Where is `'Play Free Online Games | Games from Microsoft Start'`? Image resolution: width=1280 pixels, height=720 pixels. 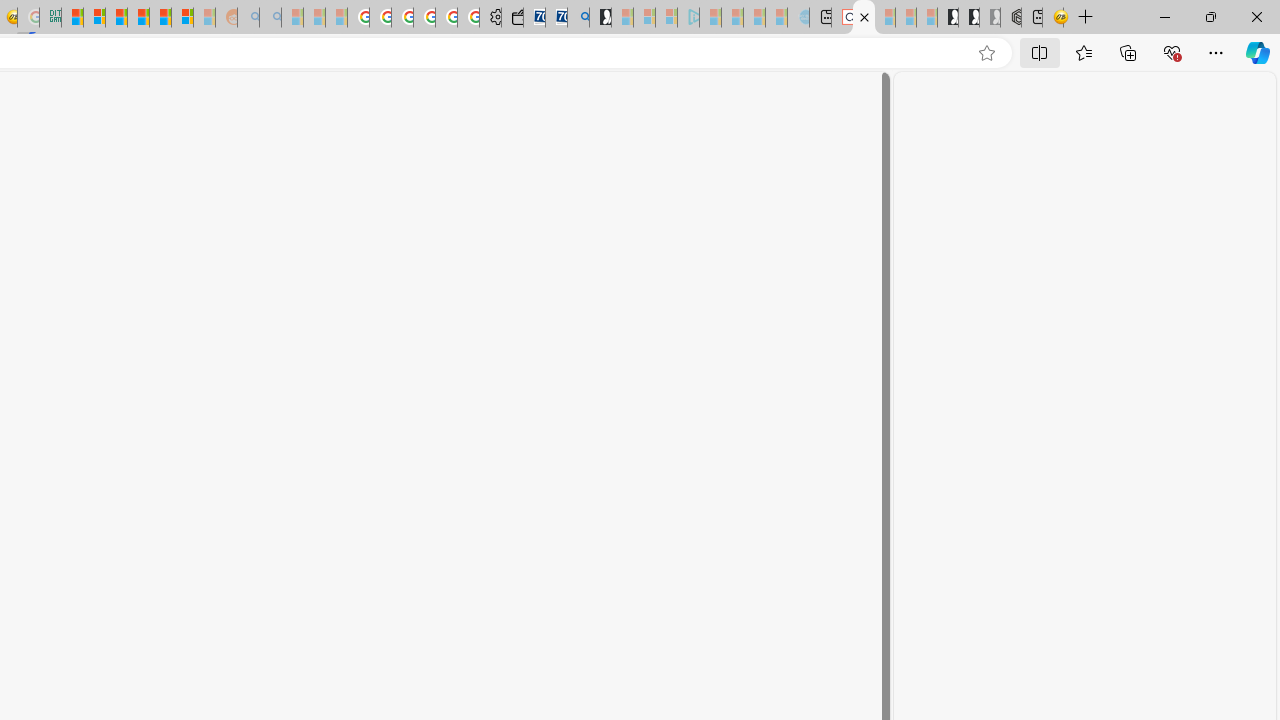
'Play Free Online Games | Games from Microsoft Start' is located at coordinates (946, 17).